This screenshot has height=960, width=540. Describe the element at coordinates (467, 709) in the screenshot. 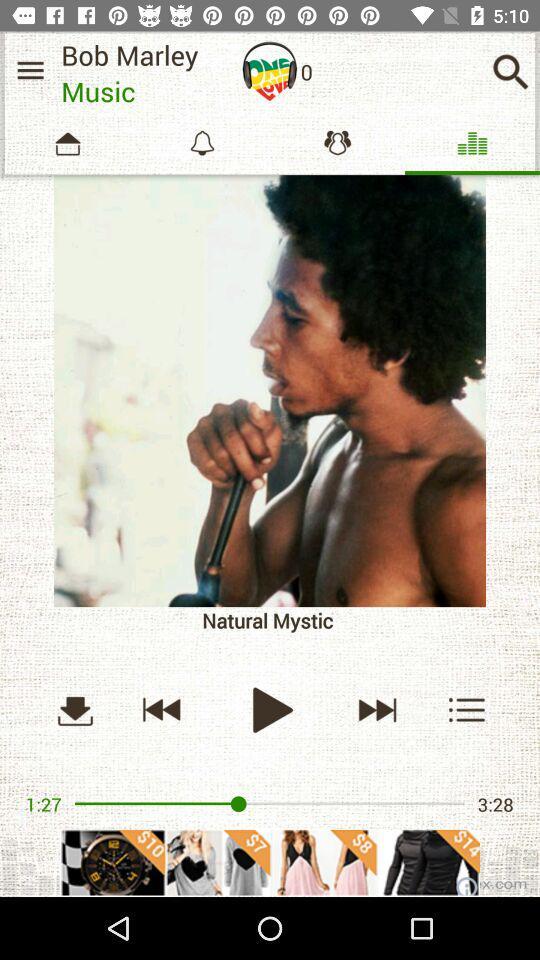

I see `open menu` at that location.